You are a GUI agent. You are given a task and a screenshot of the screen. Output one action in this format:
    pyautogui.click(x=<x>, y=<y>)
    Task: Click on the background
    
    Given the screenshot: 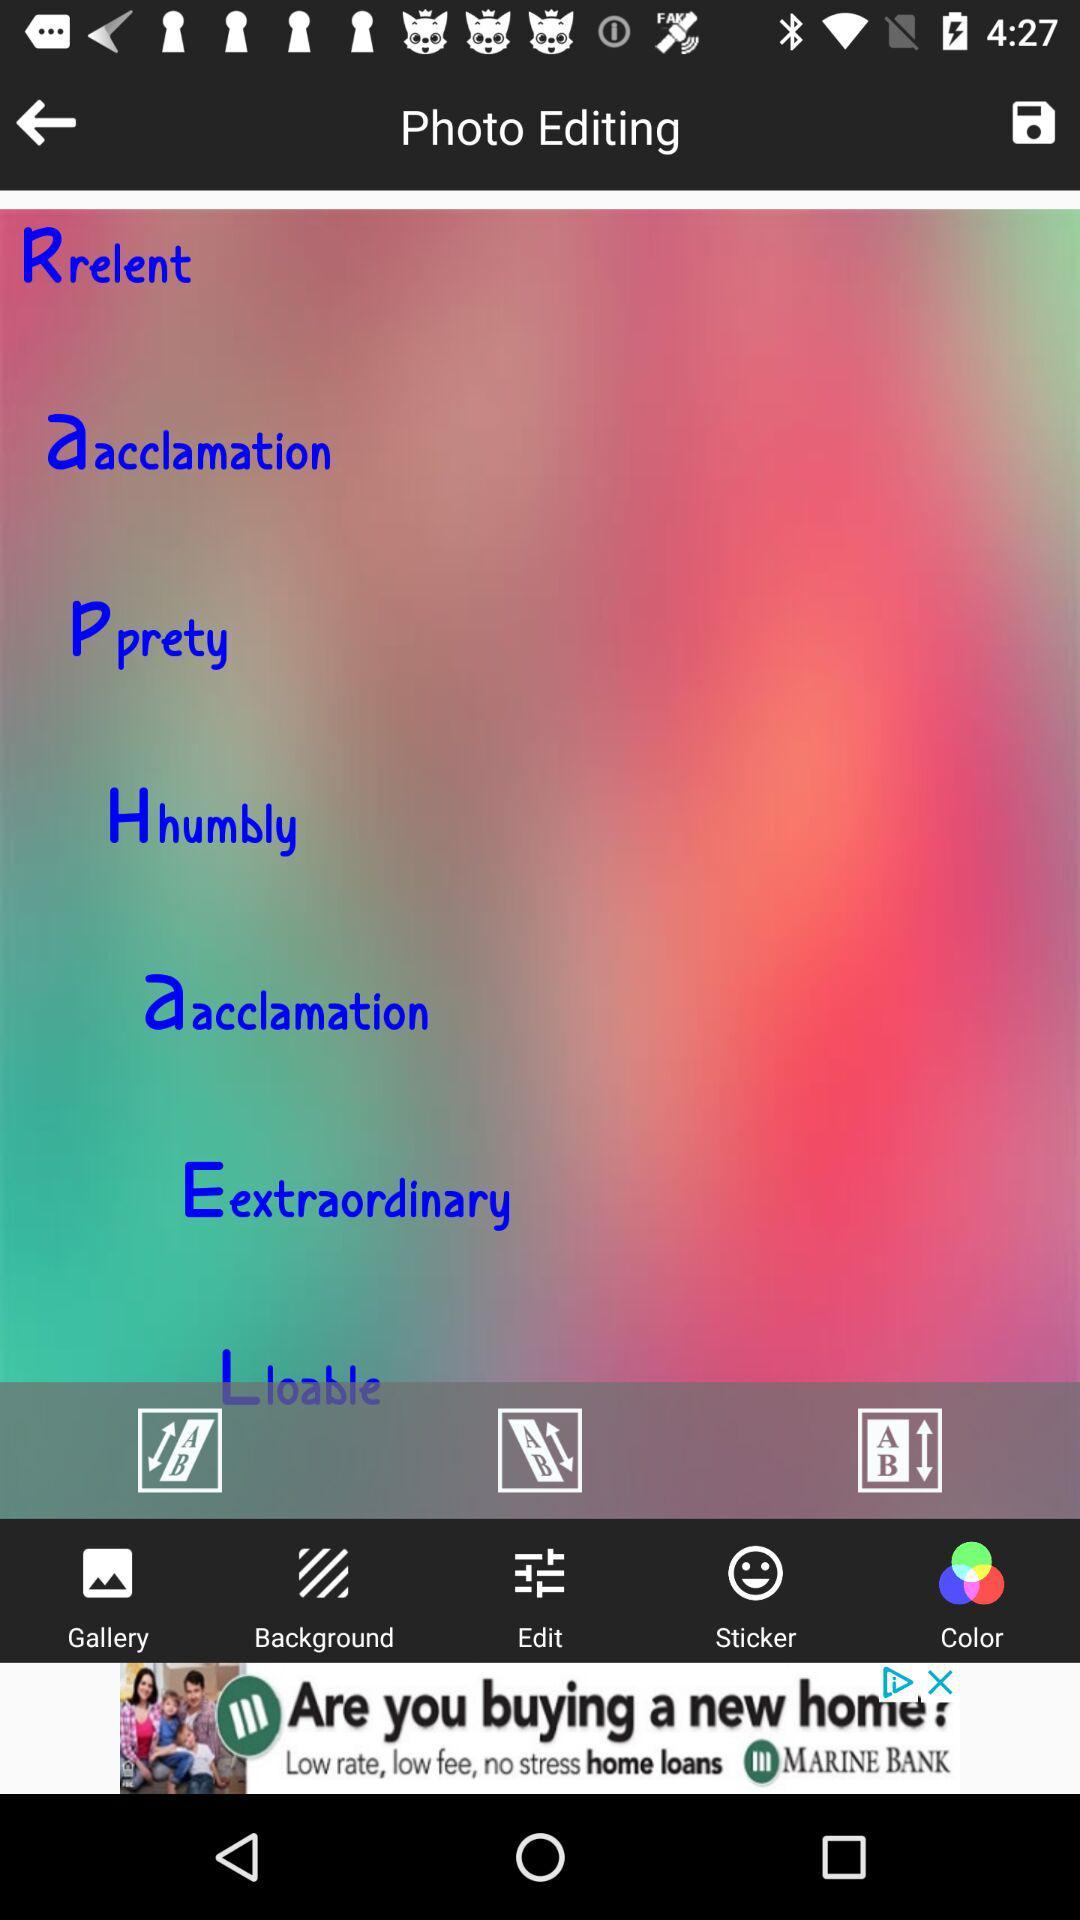 What is the action you would take?
    pyautogui.click(x=322, y=1572)
    